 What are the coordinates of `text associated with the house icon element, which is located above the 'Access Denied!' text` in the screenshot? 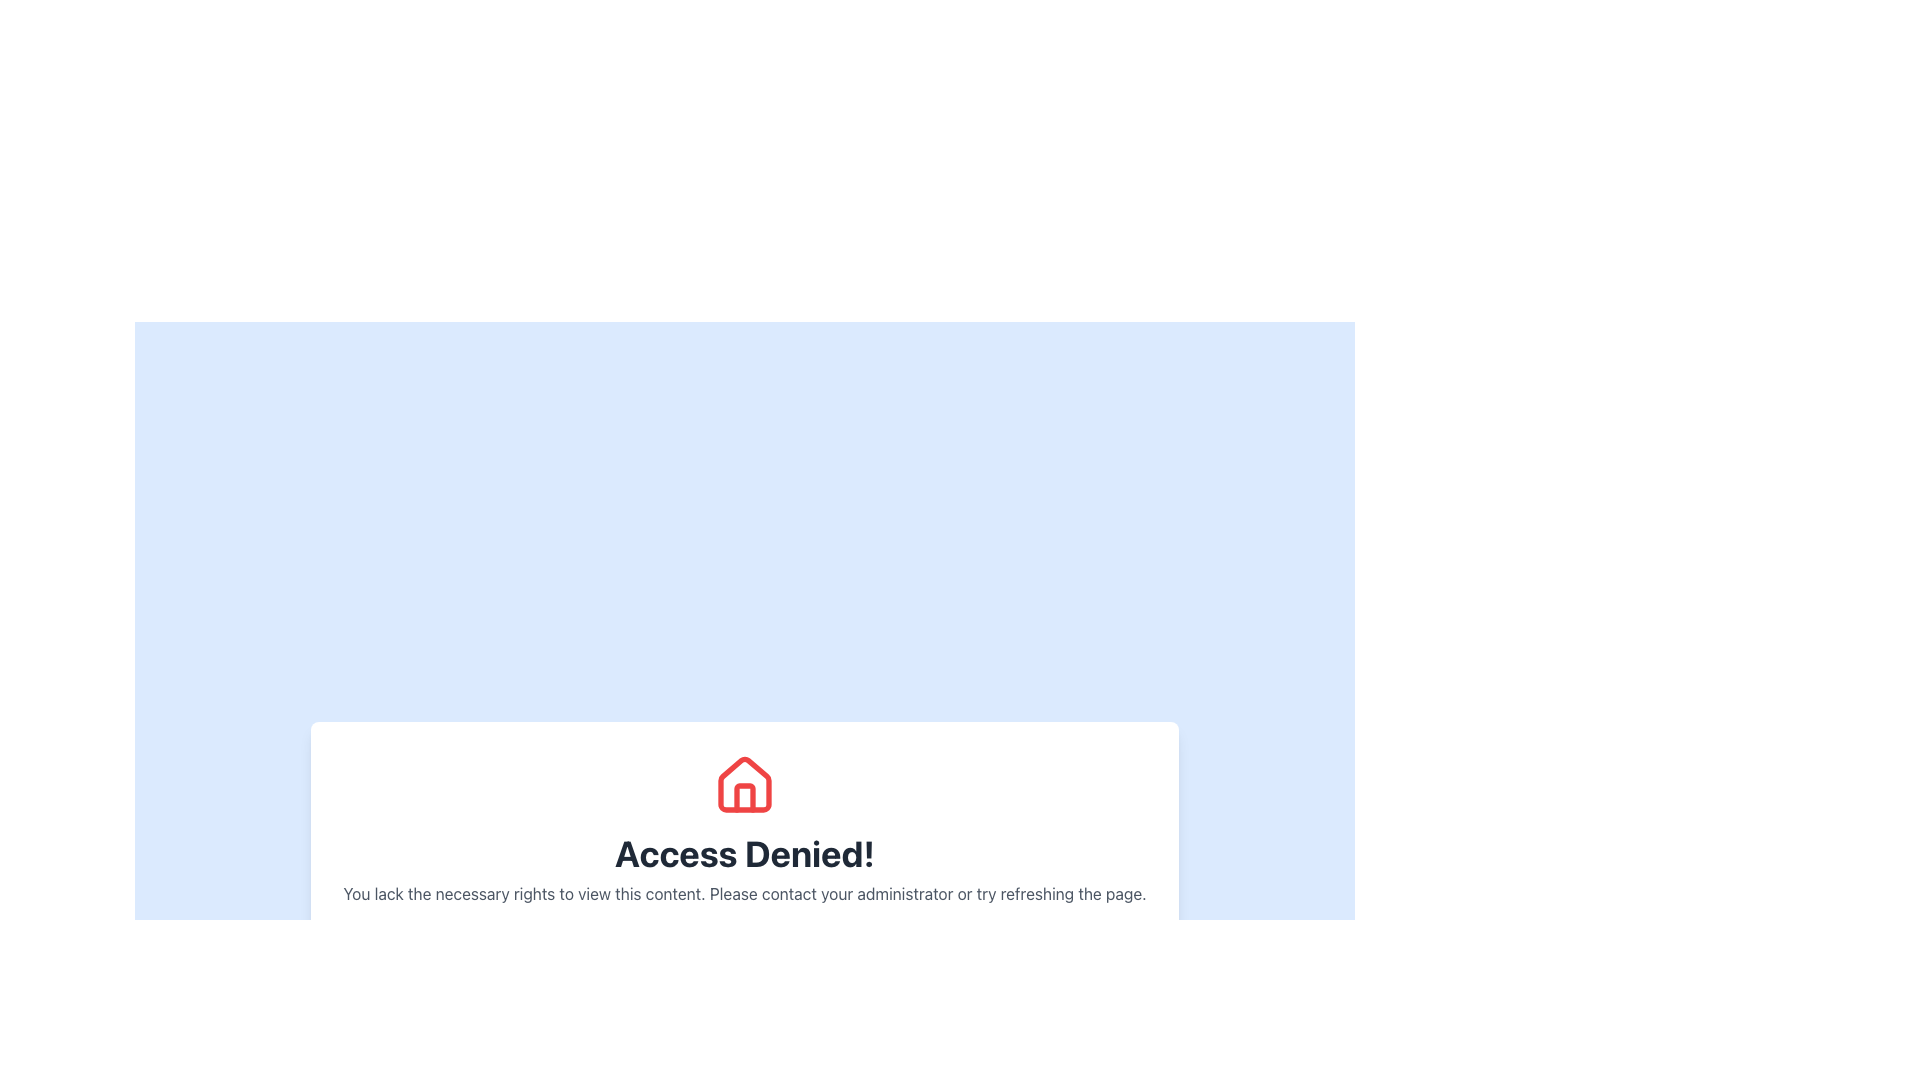 It's located at (743, 783).